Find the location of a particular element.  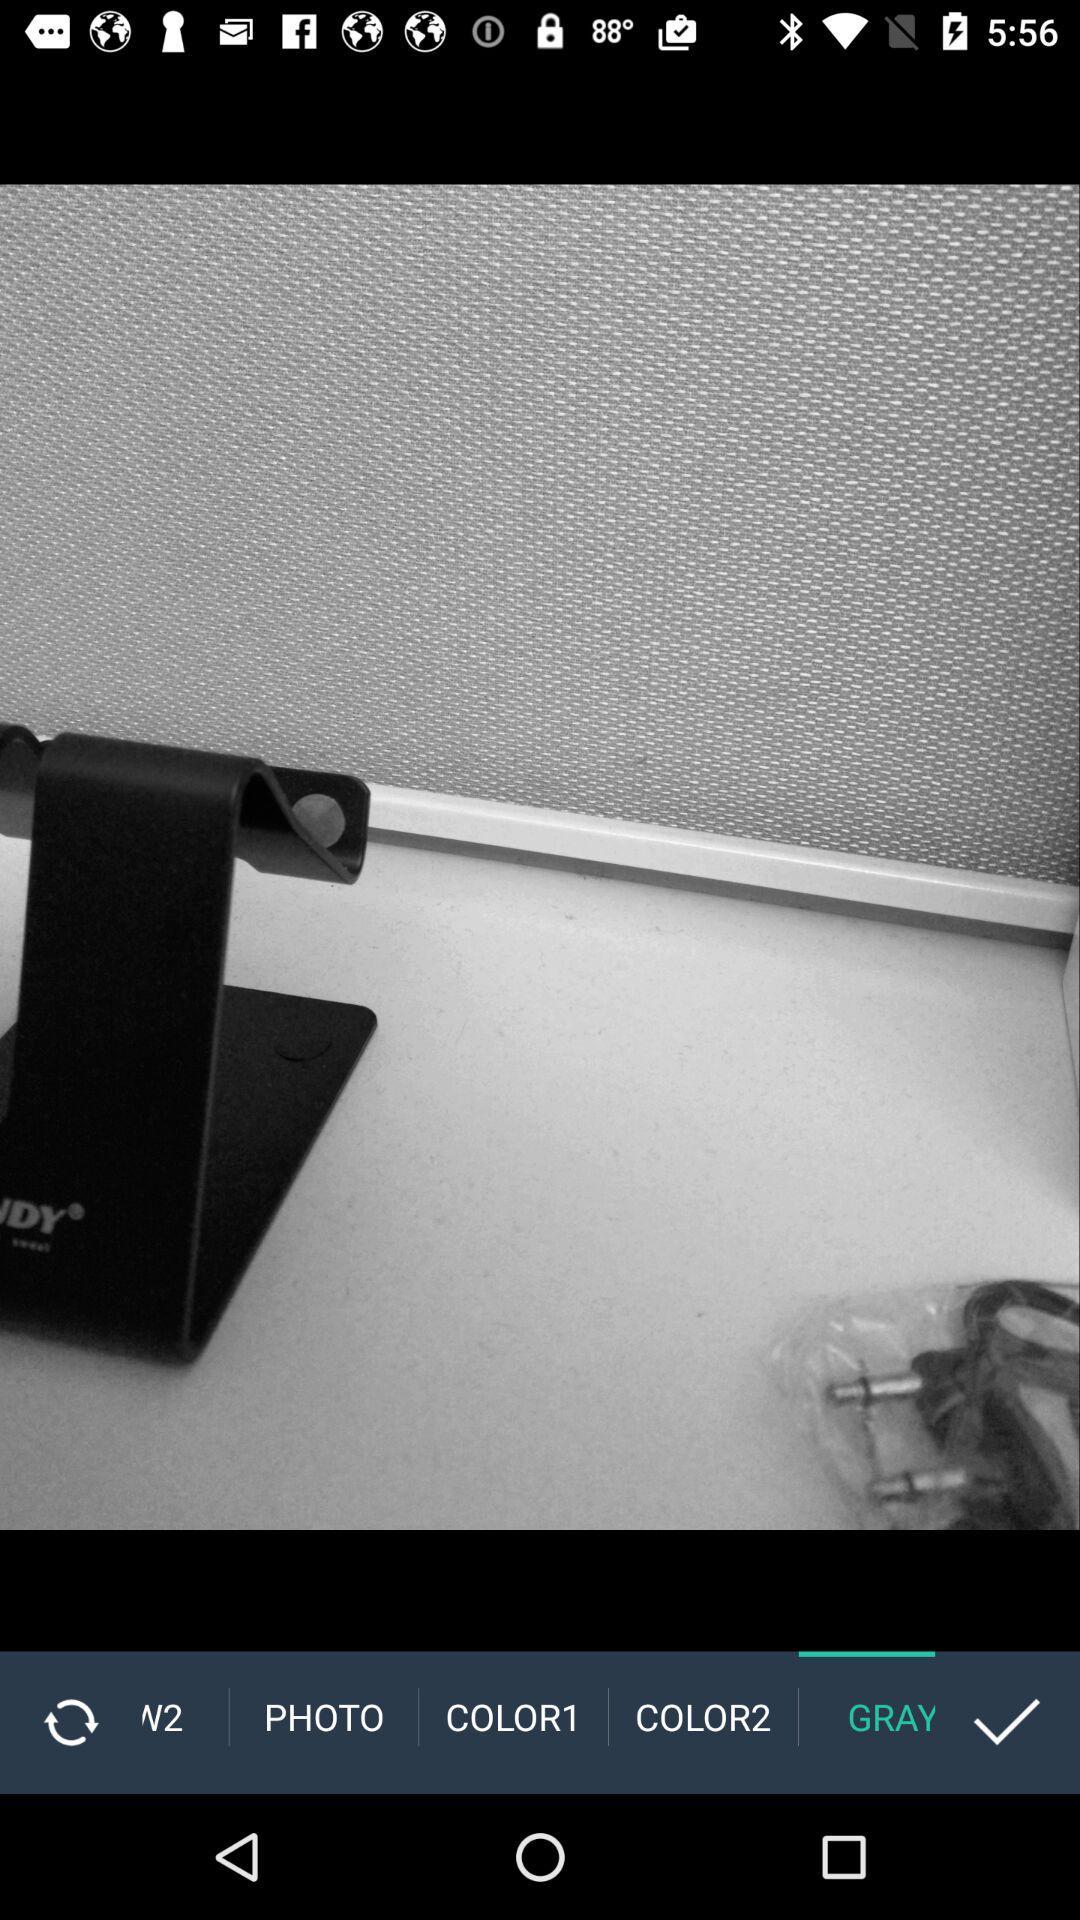

the color2 radio button is located at coordinates (702, 1716).